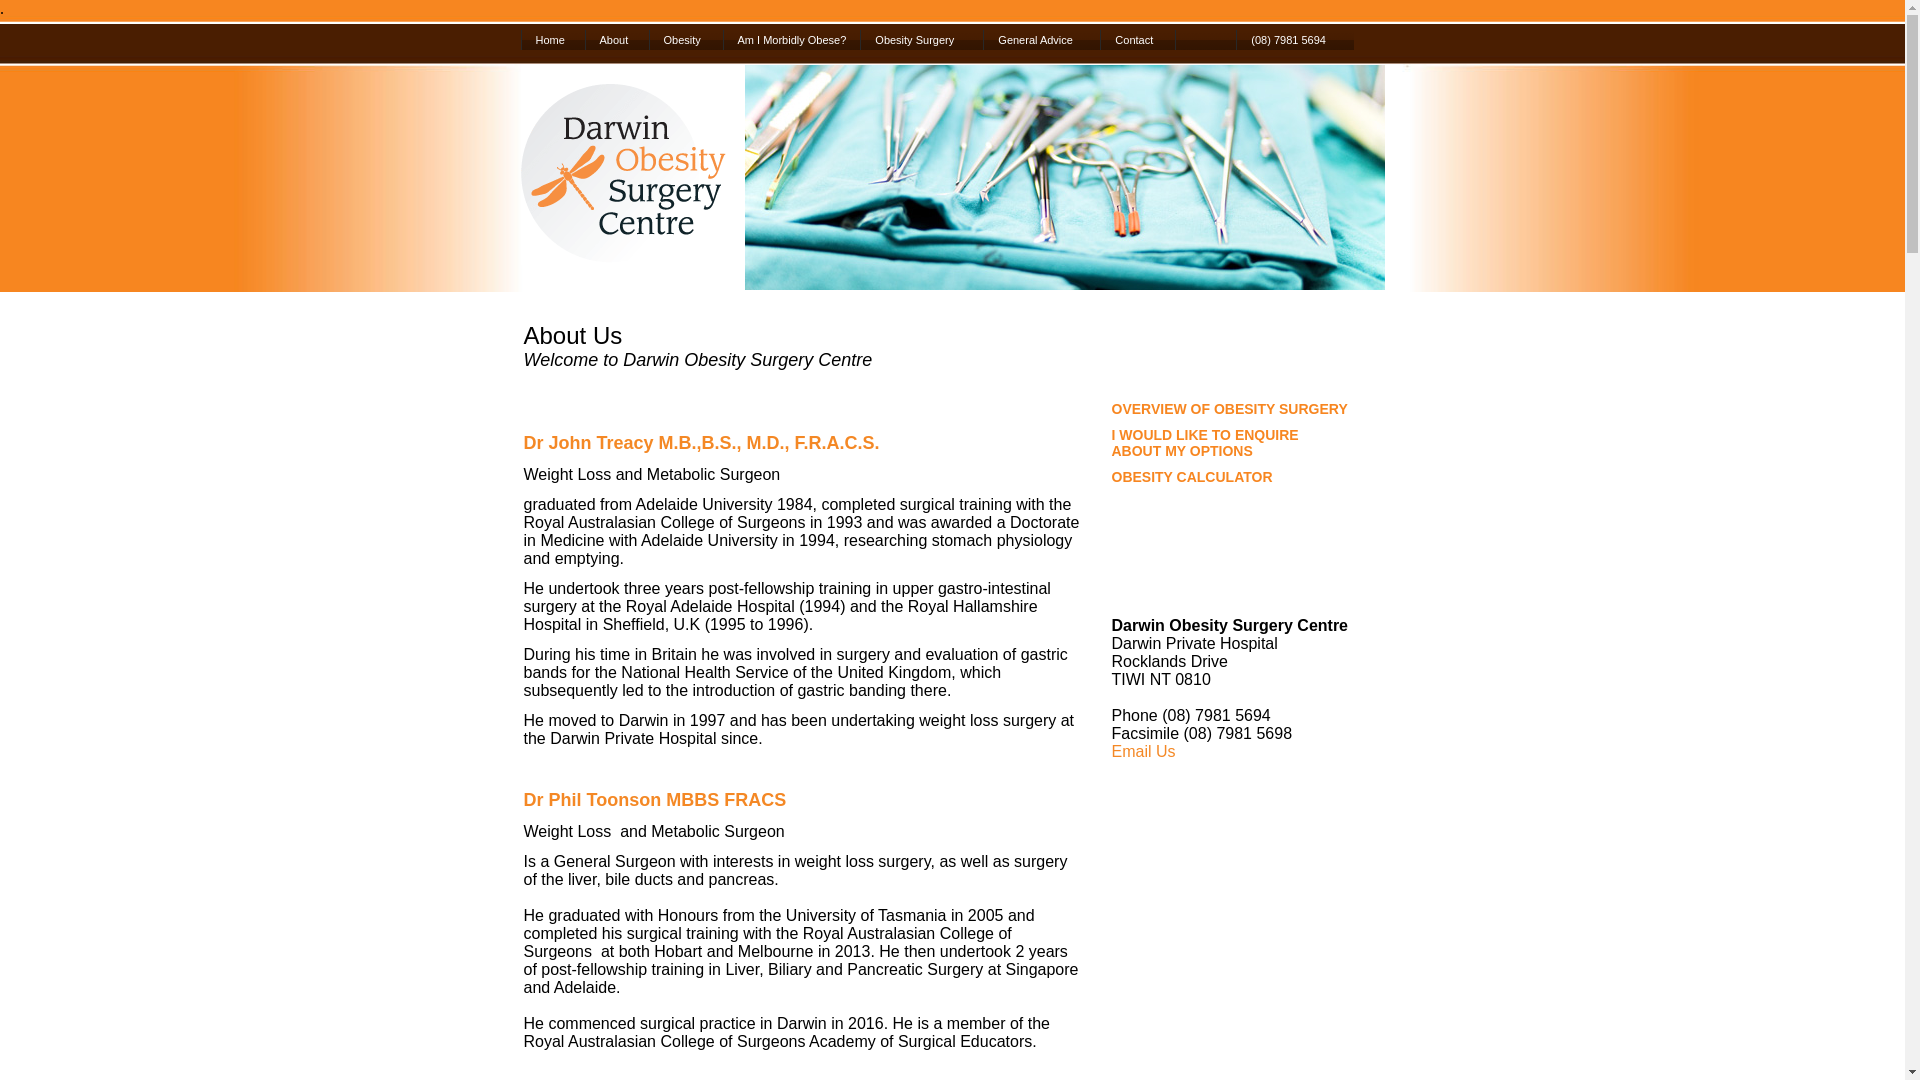 Image resolution: width=1920 pixels, height=1080 pixels. Describe the element at coordinates (614, 39) in the screenshot. I see `'About'` at that location.